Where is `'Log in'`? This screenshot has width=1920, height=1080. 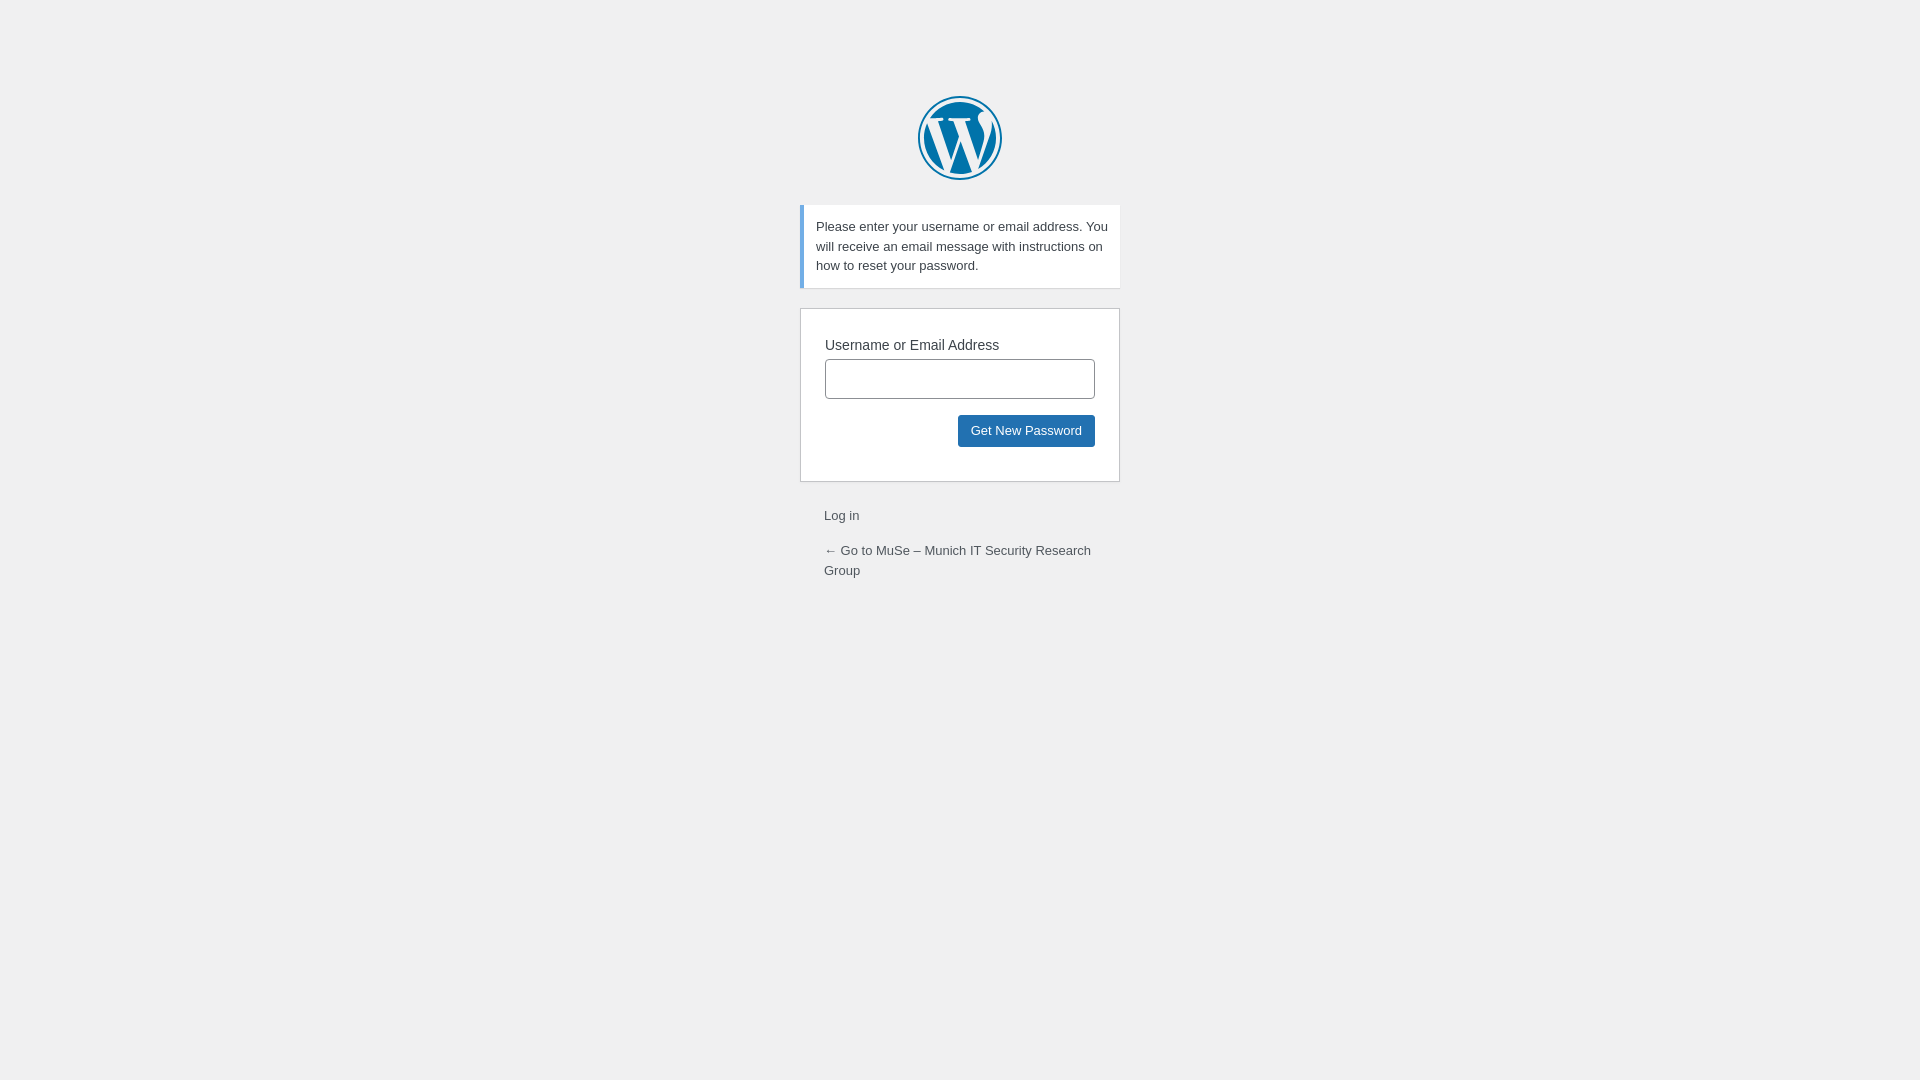
'Log in' is located at coordinates (824, 514).